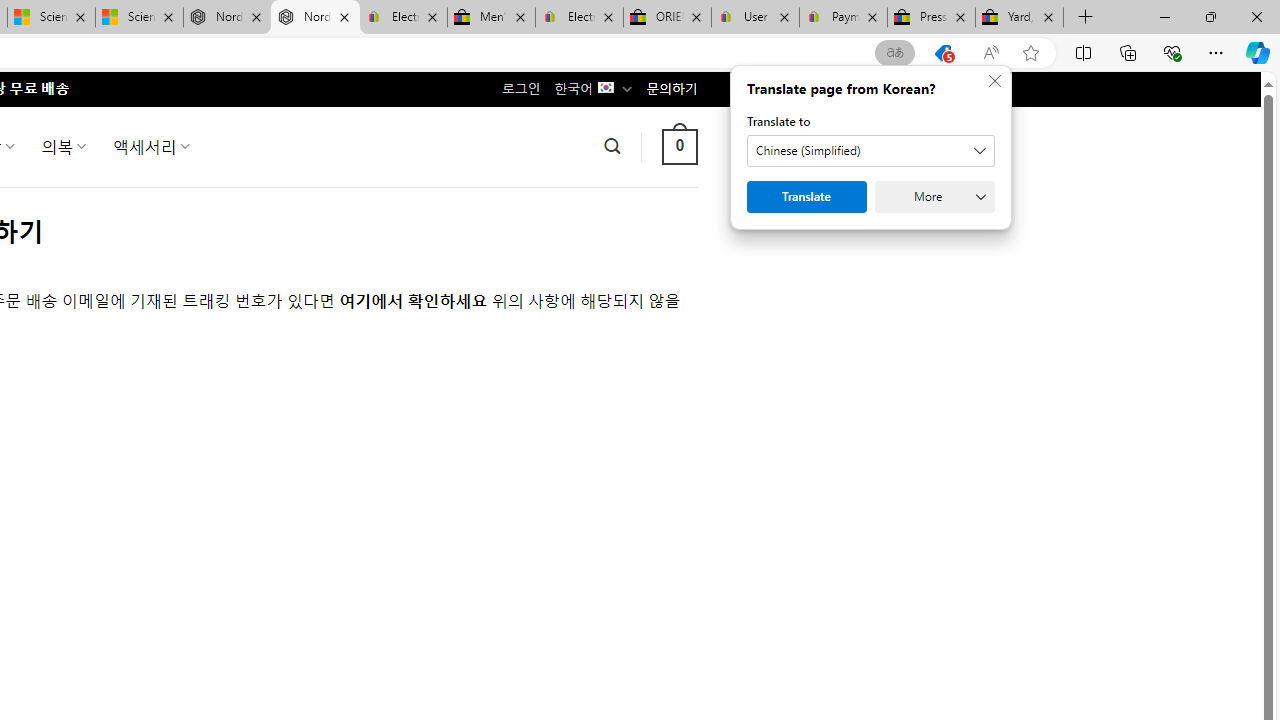 The width and height of the screenshot is (1280, 720). Describe the element at coordinates (679, 145) in the screenshot. I see `'  0  '` at that location.